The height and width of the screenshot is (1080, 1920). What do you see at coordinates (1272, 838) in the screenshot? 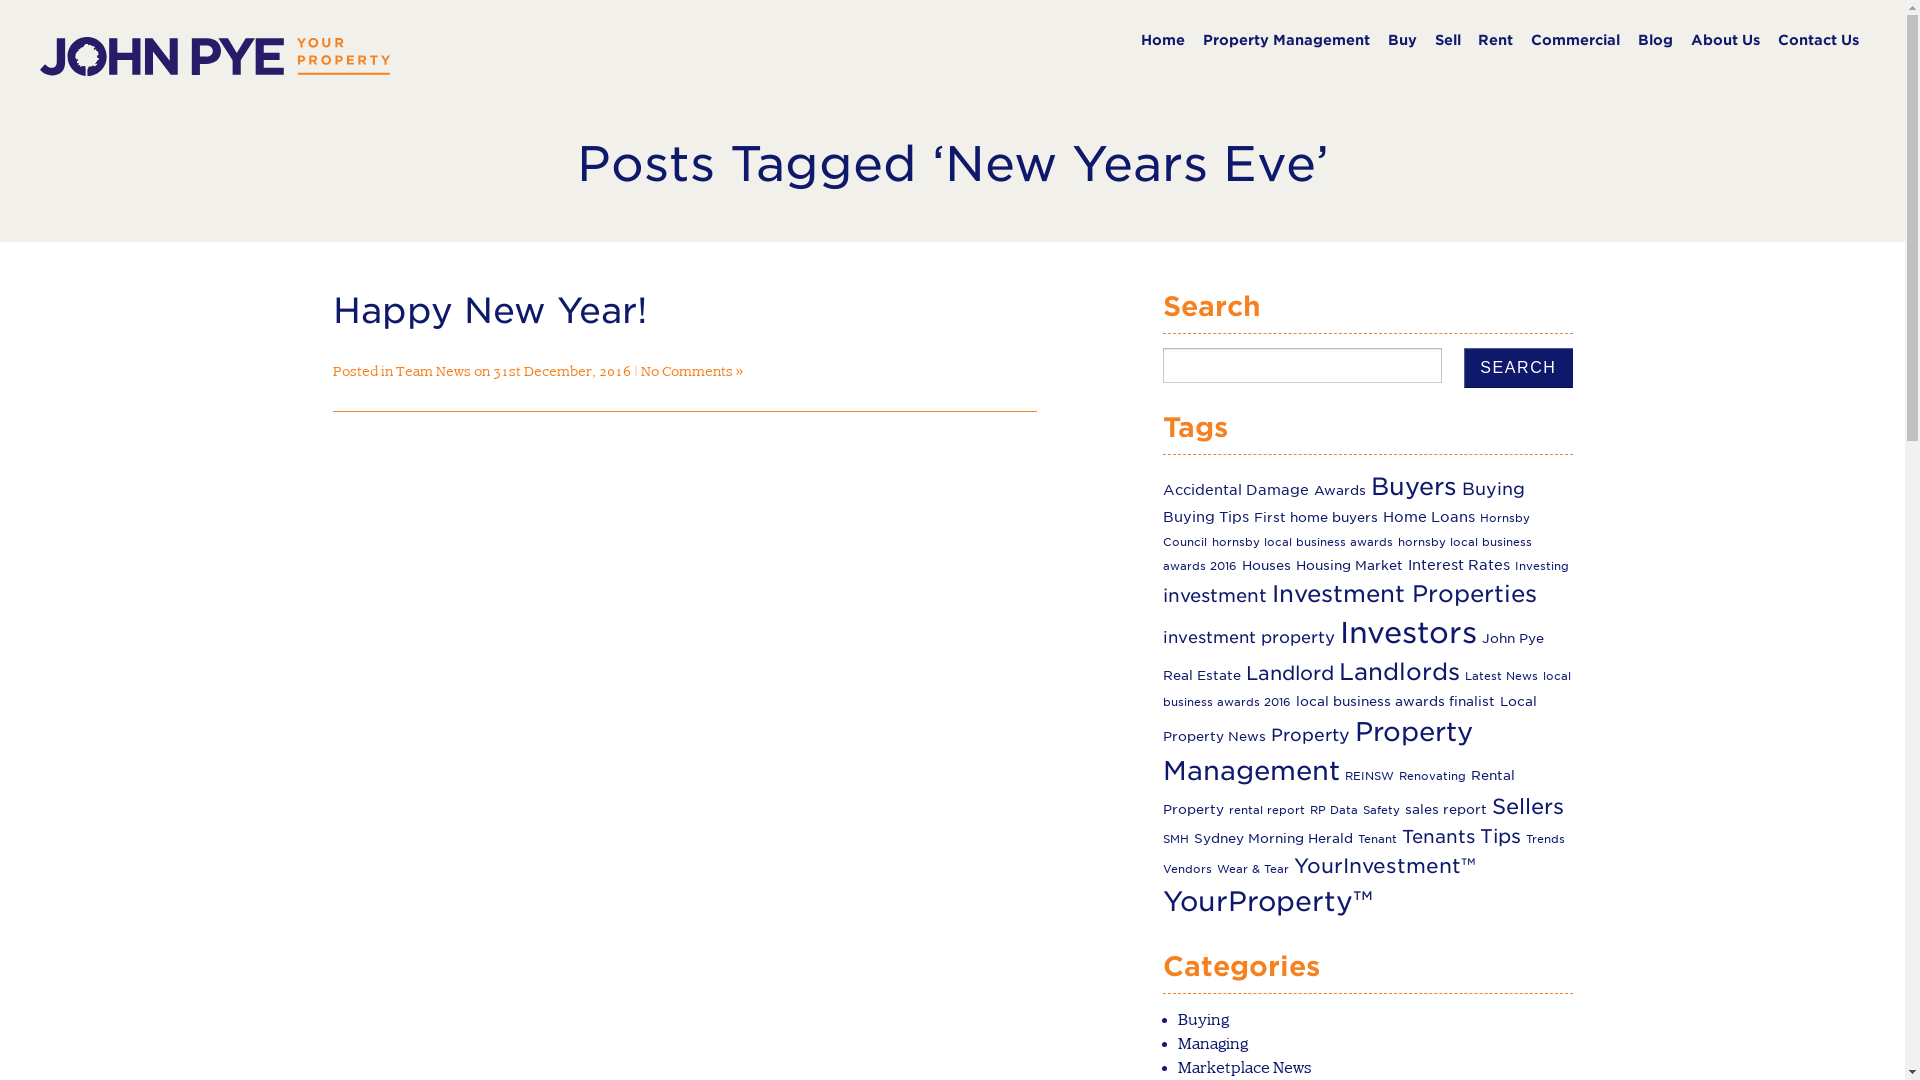
I see `'Sydney Morning Herald'` at bounding box center [1272, 838].